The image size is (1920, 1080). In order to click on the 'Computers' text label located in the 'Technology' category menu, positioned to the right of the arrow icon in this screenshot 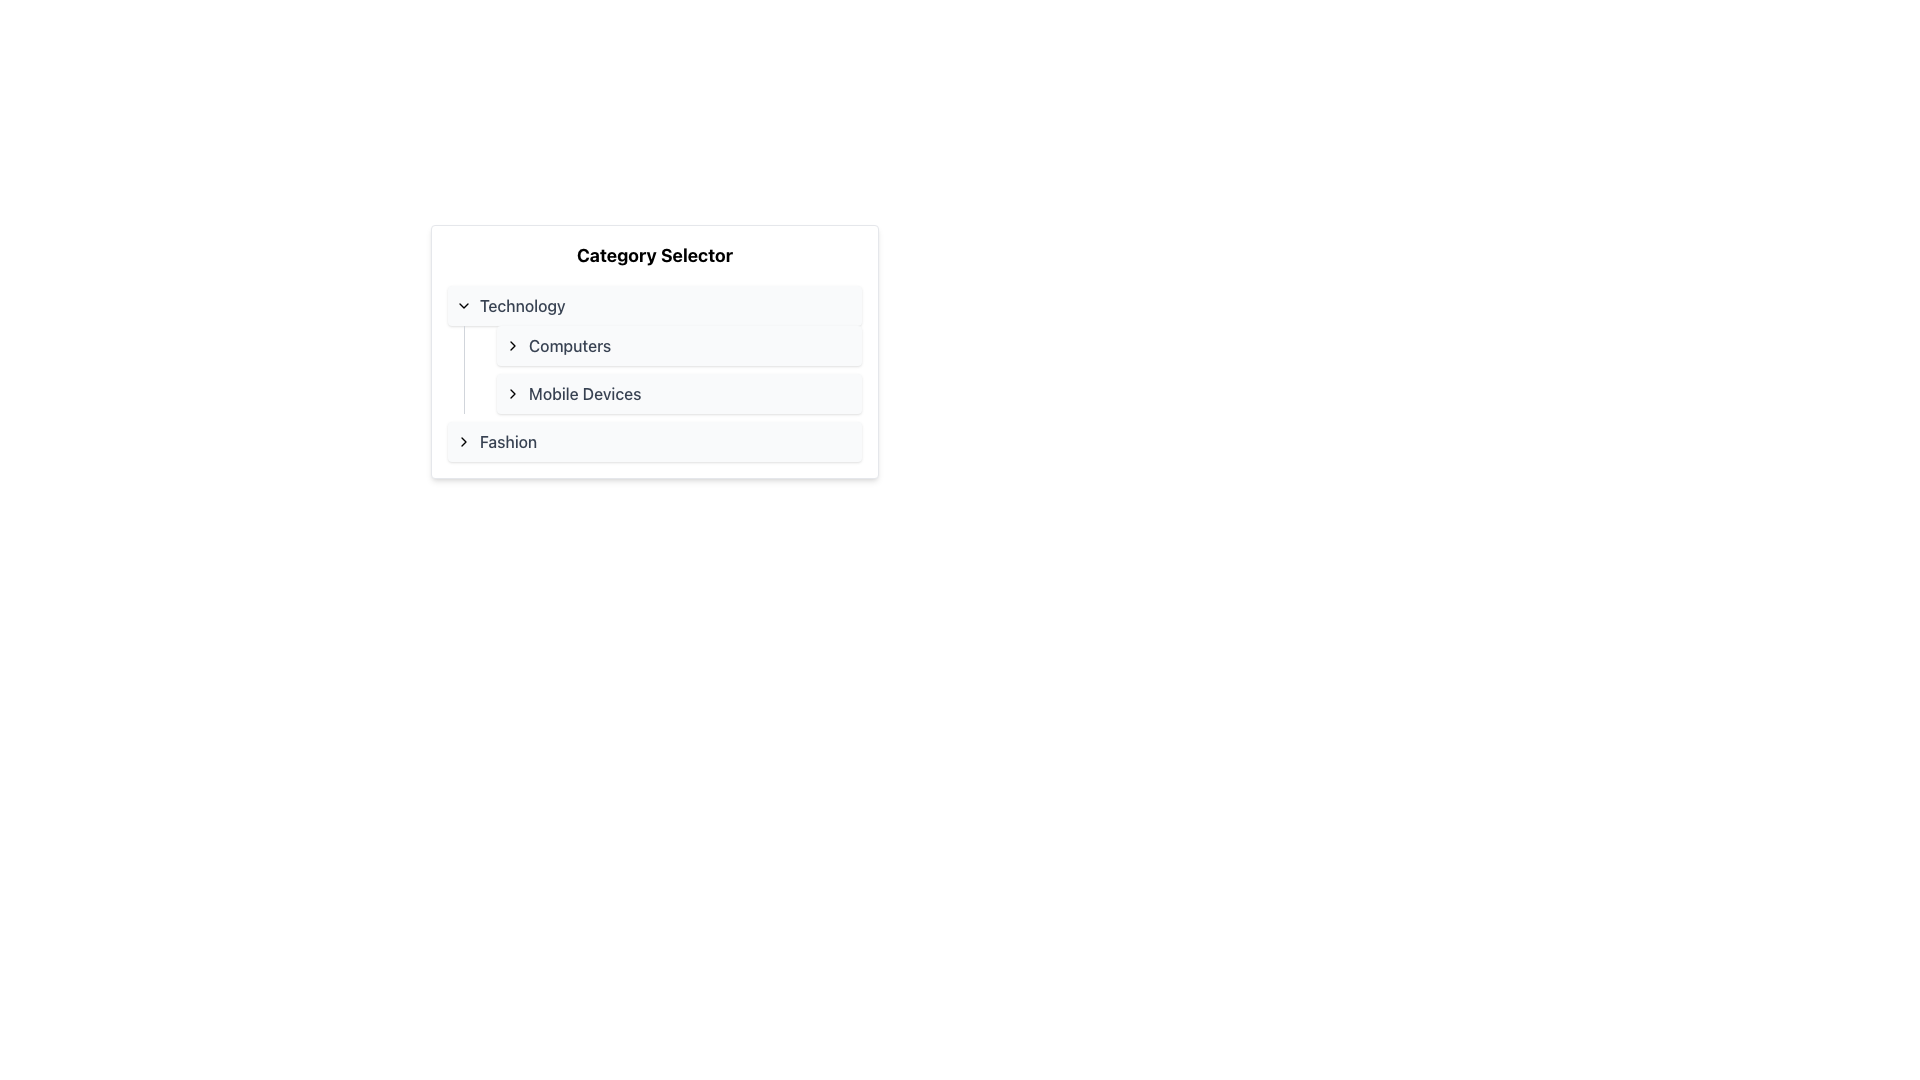, I will do `click(569, 345)`.